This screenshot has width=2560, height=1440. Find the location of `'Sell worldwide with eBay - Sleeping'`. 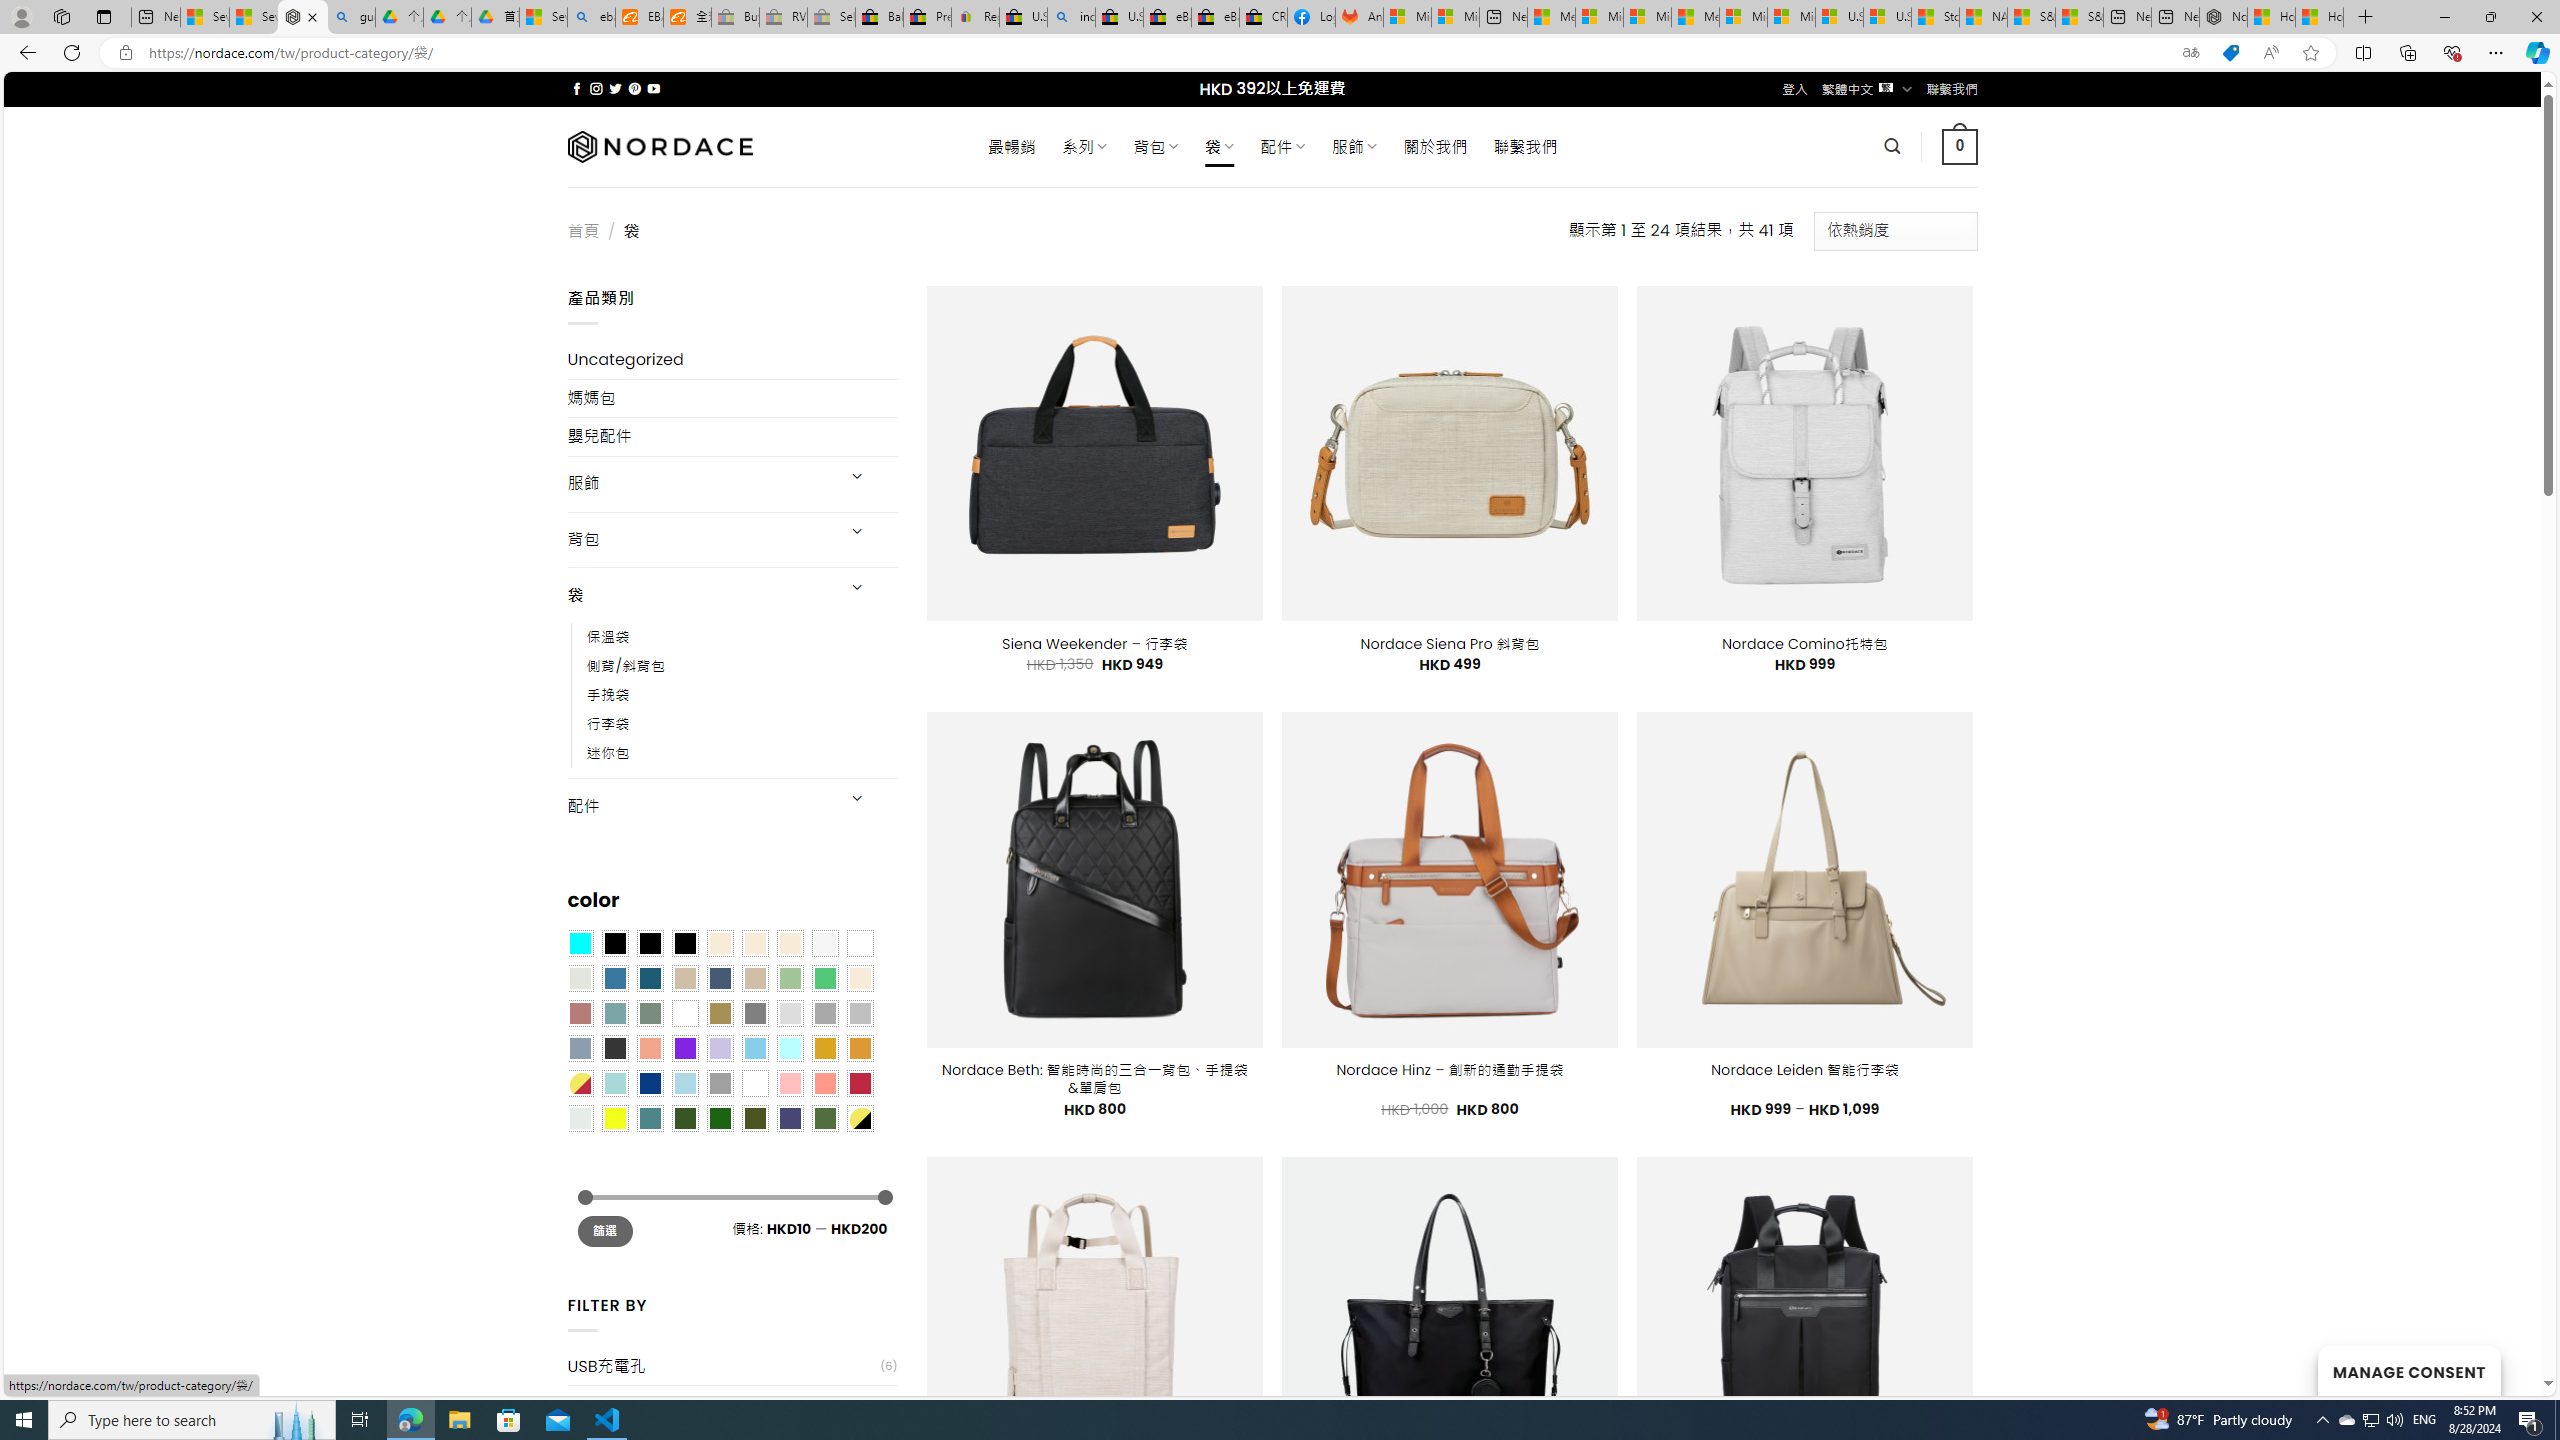

'Sell worldwide with eBay - Sleeping' is located at coordinates (831, 16).